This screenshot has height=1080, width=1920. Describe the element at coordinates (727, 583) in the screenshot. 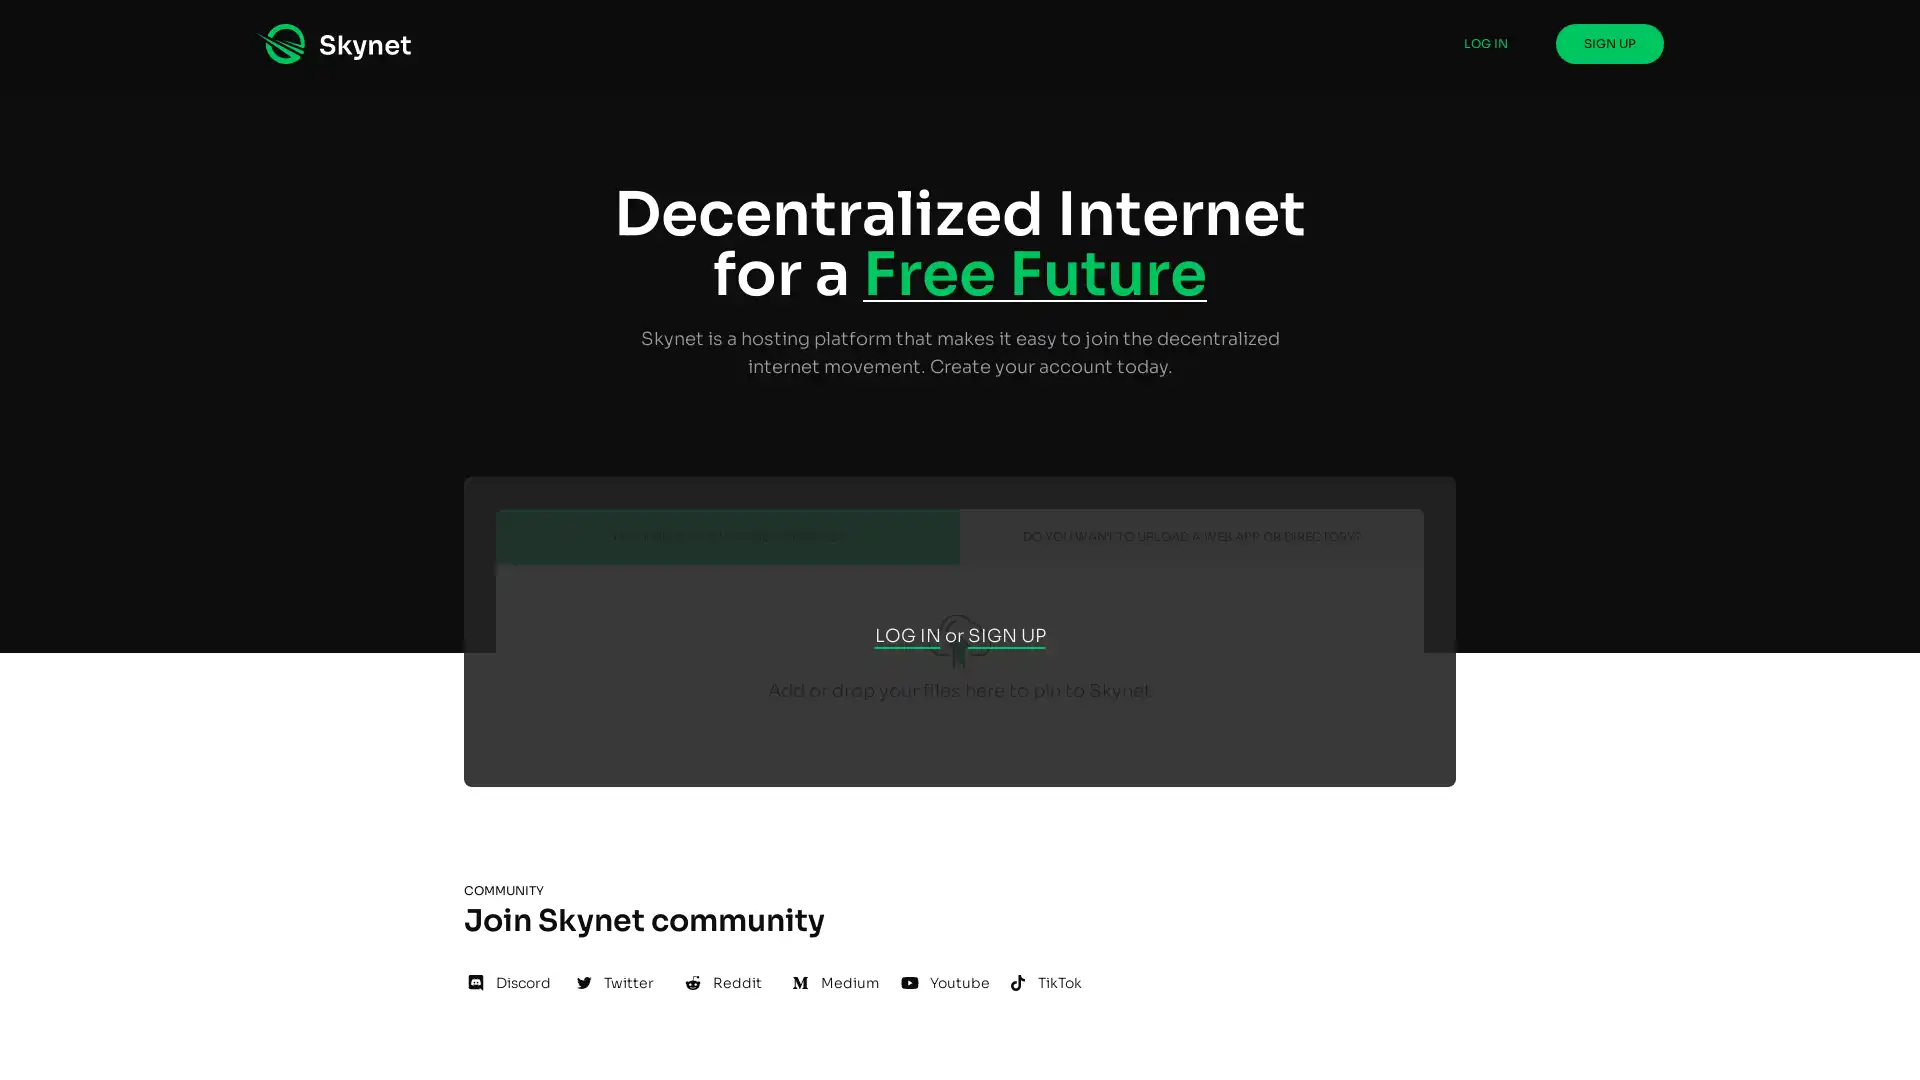

I see `TRY IT NOW AND UPLOAD YOUR FILES` at that location.